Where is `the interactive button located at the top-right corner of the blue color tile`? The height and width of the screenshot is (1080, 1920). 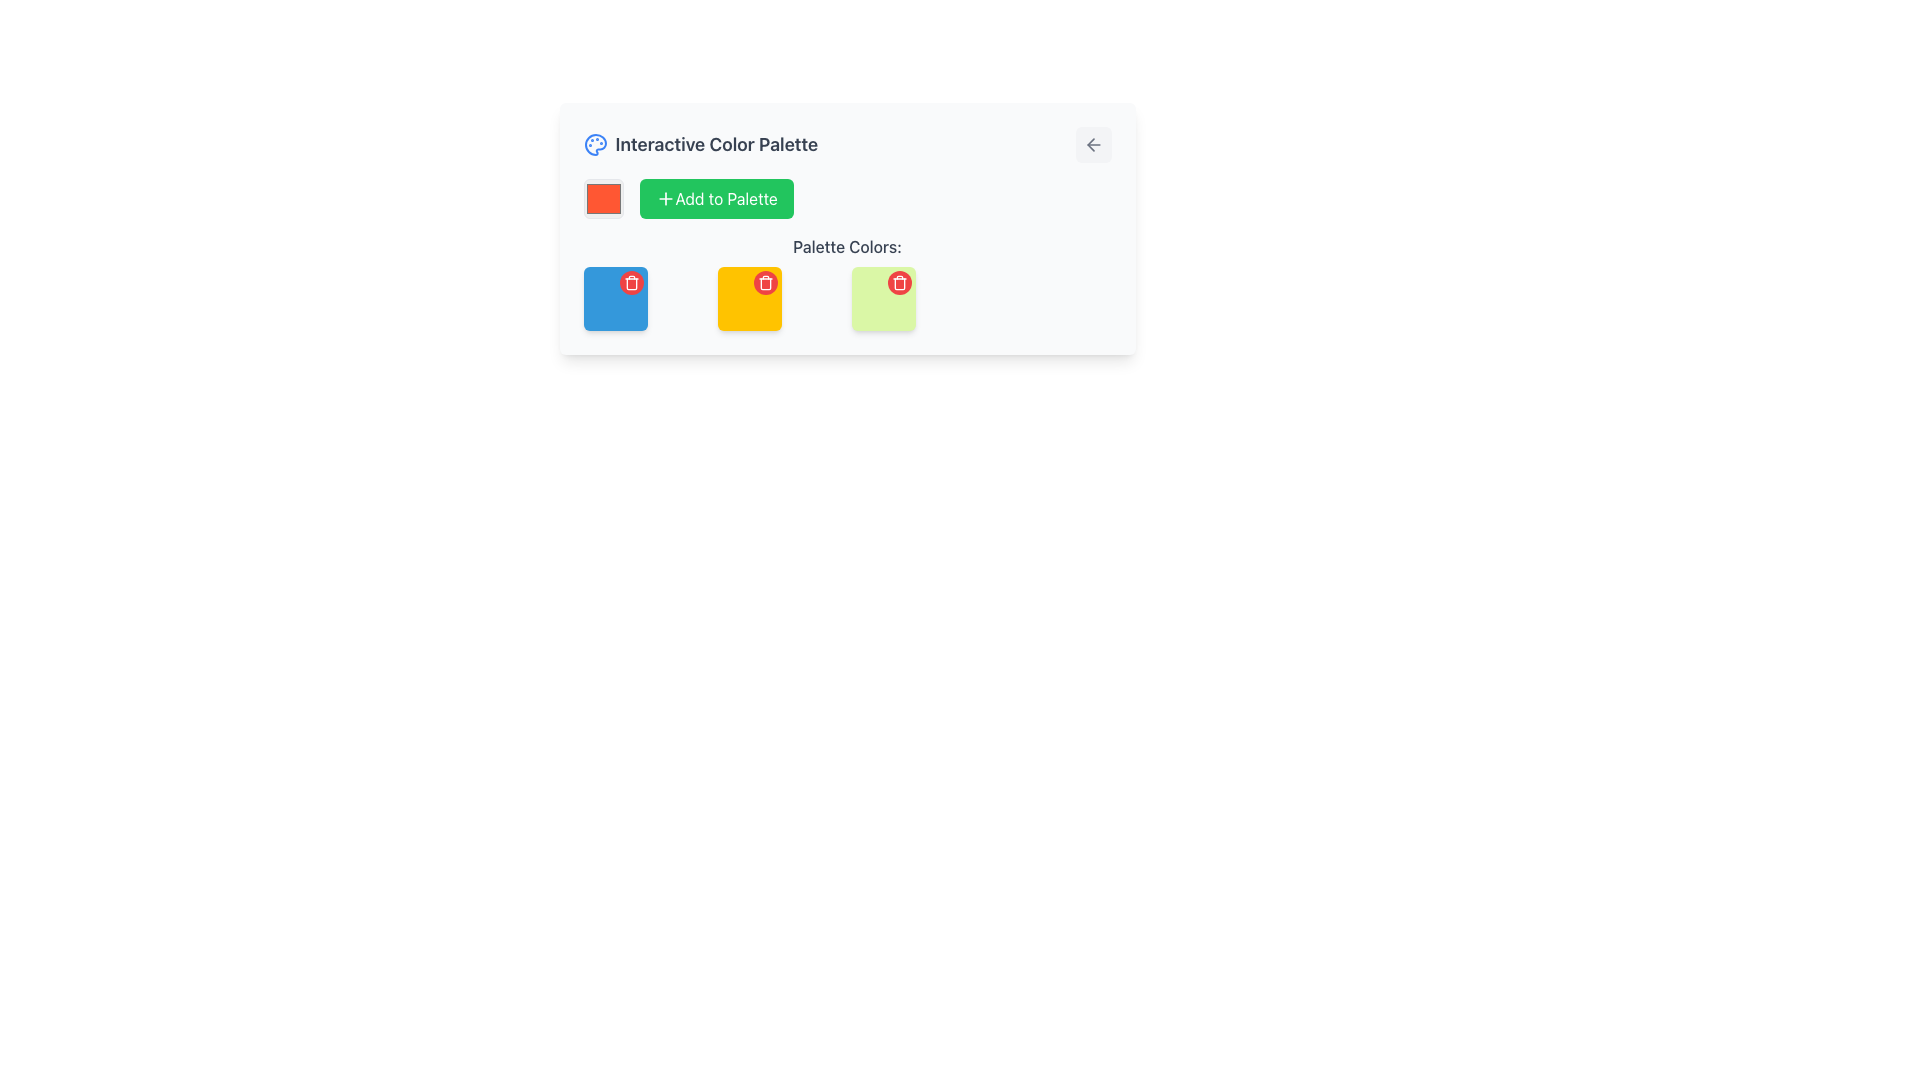 the interactive button located at the top-right corner of the blue color tile is located at coordinates (630, 282).